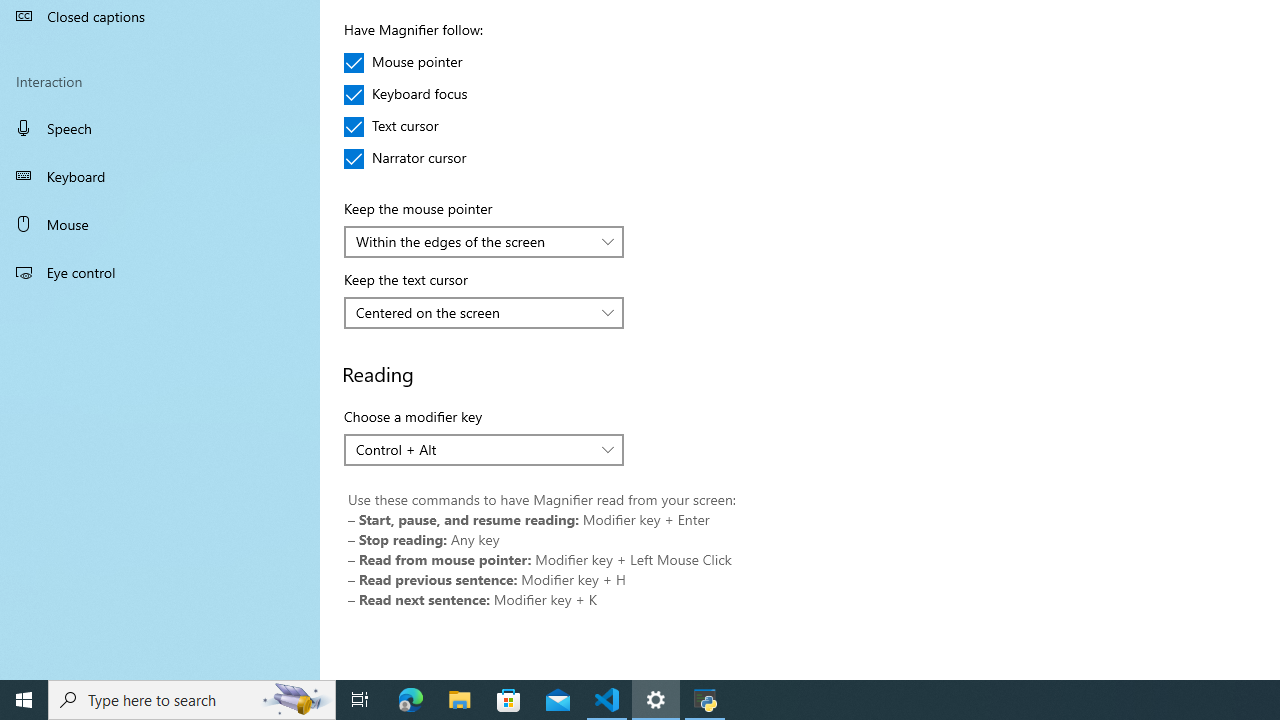 The image size is (1280, 720). Describe the element at coordinates (484, 240) in the screenshot. I see `'Keep the mouse pointer'` at that location.